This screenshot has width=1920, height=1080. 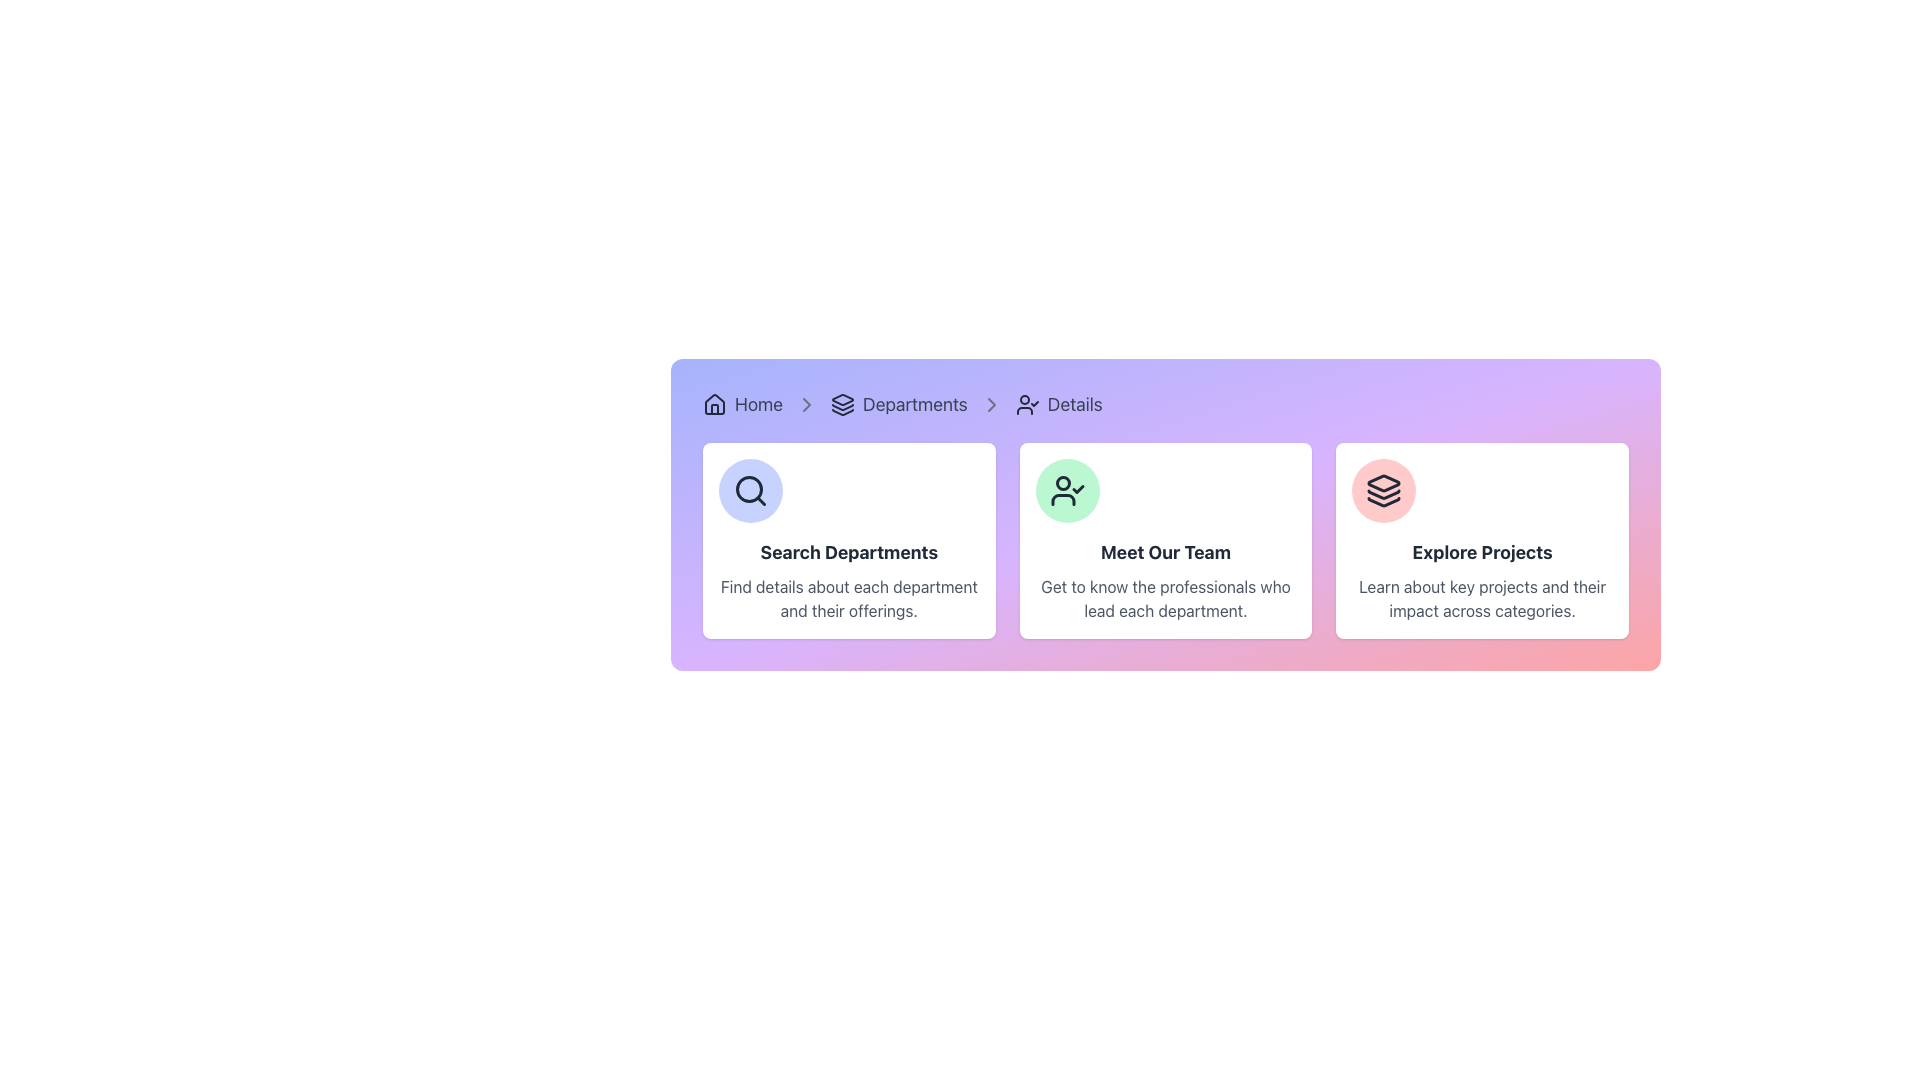 I want to click on the 'Home' hyperlink in the breadcrumb navigation bar, so click(x=757, y=405).